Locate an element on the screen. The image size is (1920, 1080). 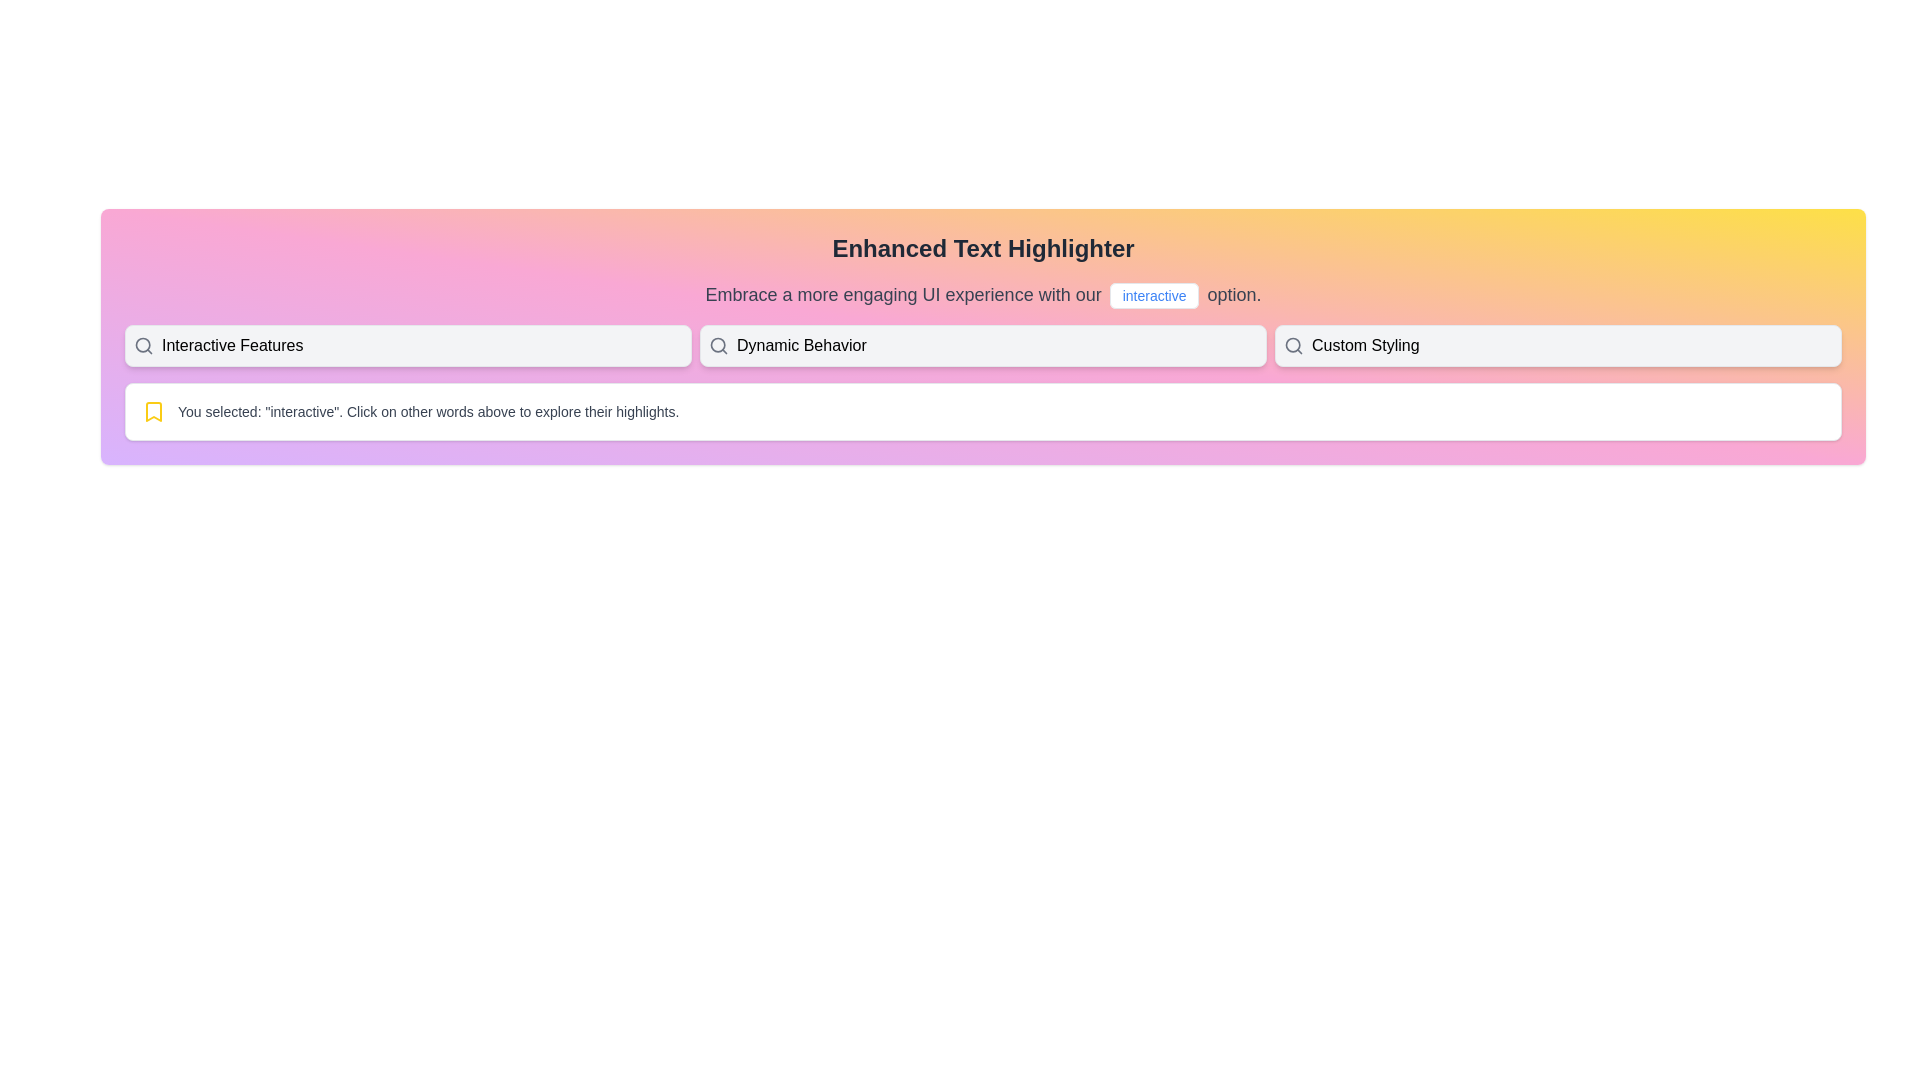
the yellow-tinted bookmark SVG icon located at the left side of the text box containing the phrase 'You selected: "interactive"' is located at coordinates (152, 411).